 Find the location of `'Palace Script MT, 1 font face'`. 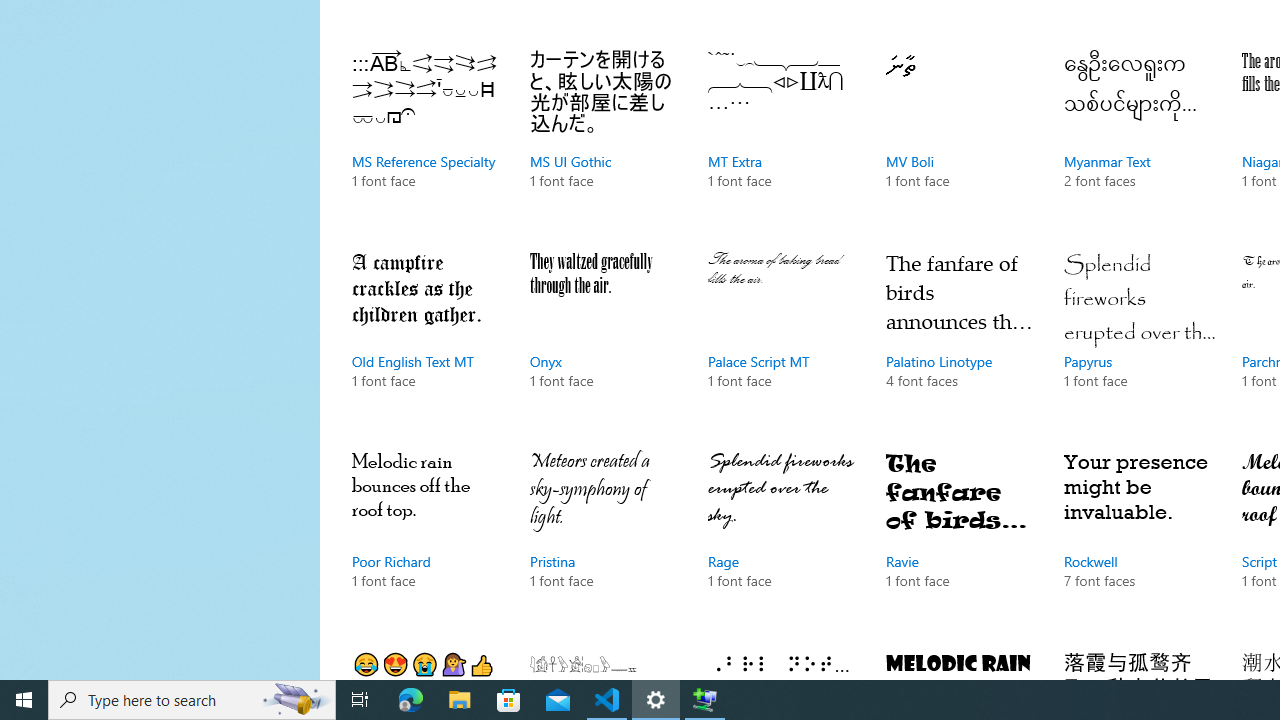

'Palace Script MT, 1 font face' is located at coordinates (782, 338).